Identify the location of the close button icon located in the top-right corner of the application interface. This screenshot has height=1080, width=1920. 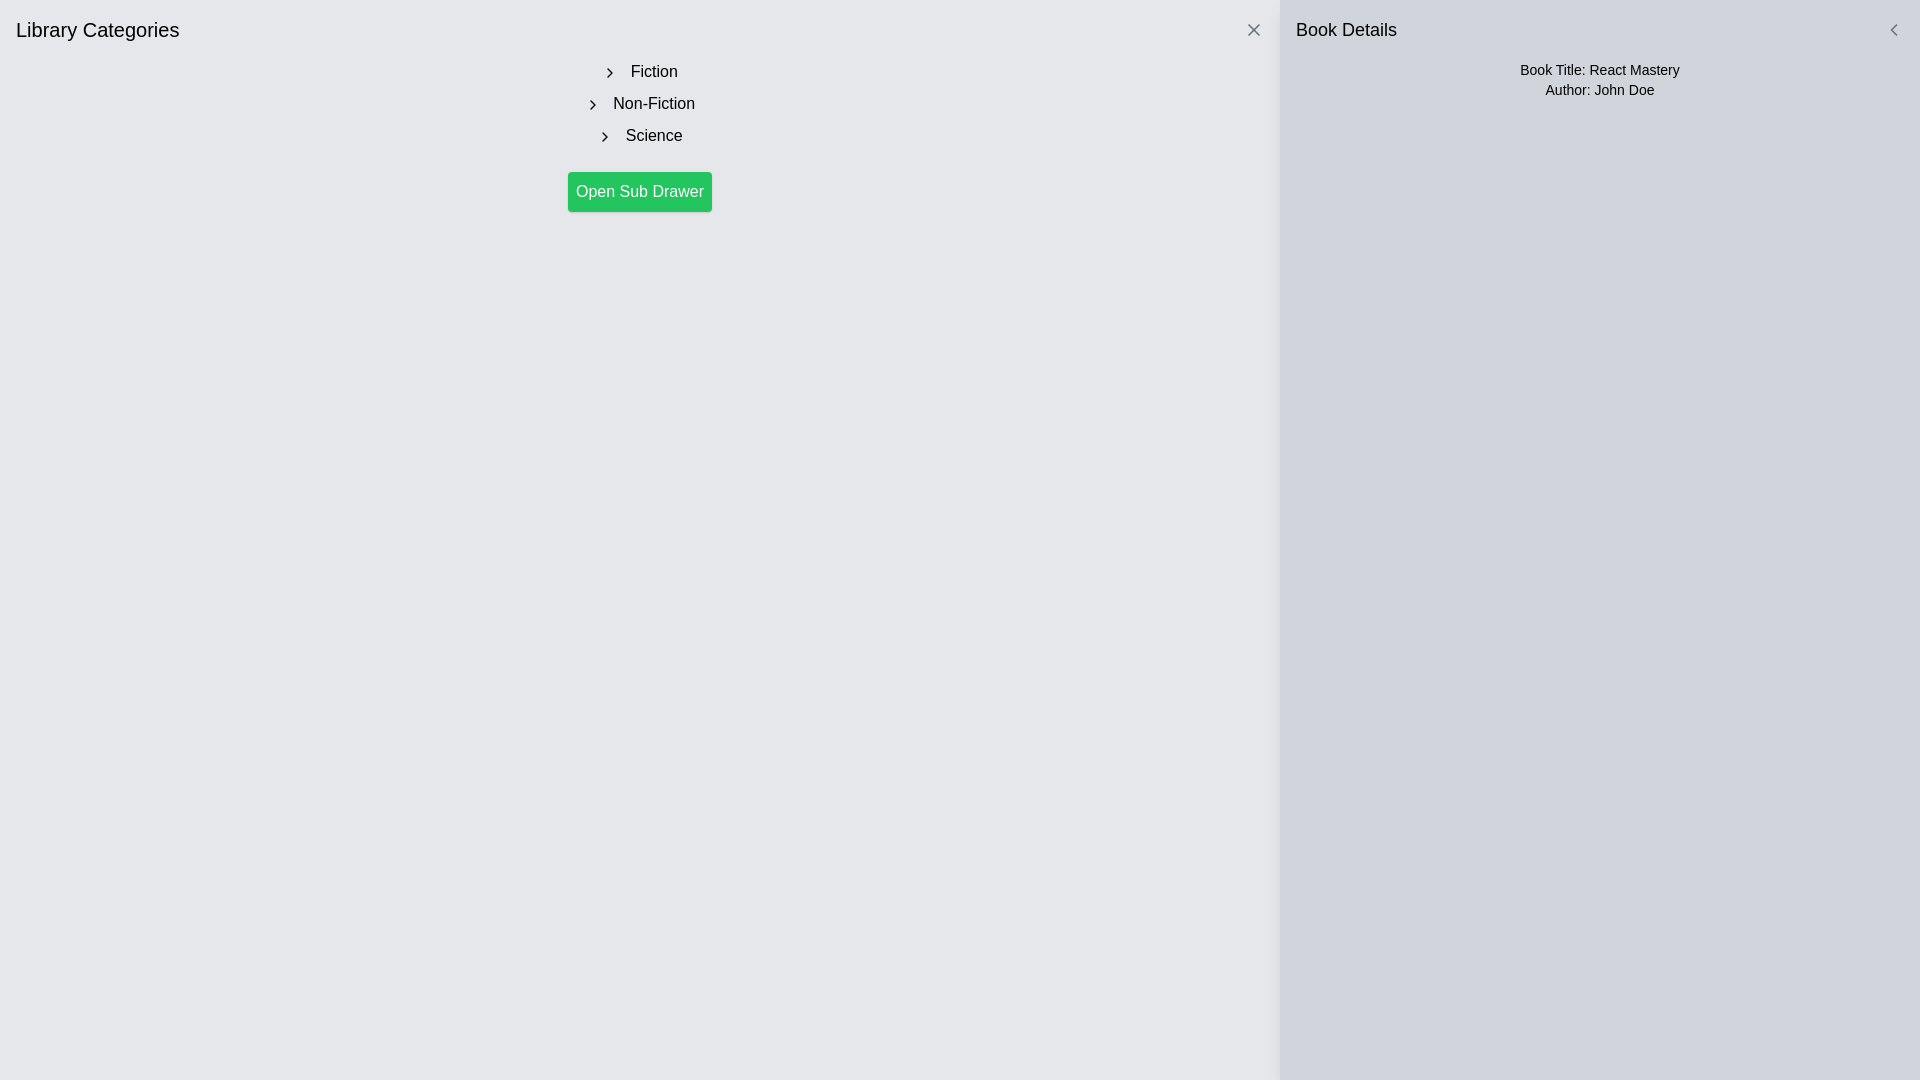
(1252, 30).